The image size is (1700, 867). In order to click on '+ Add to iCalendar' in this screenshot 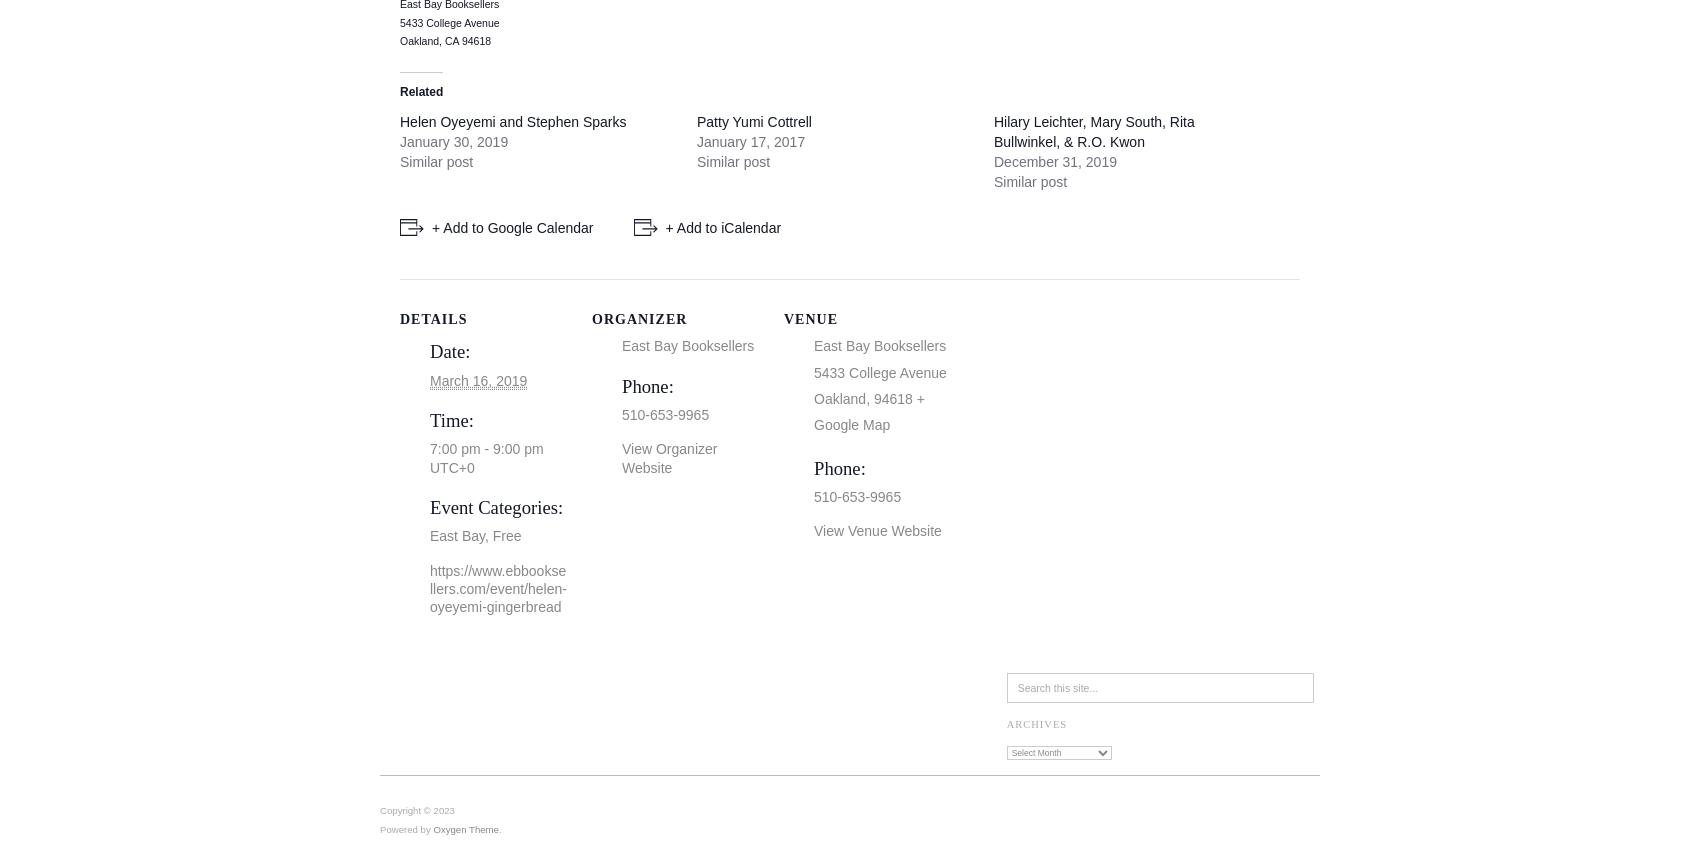, I will do `click(723, 226)`.